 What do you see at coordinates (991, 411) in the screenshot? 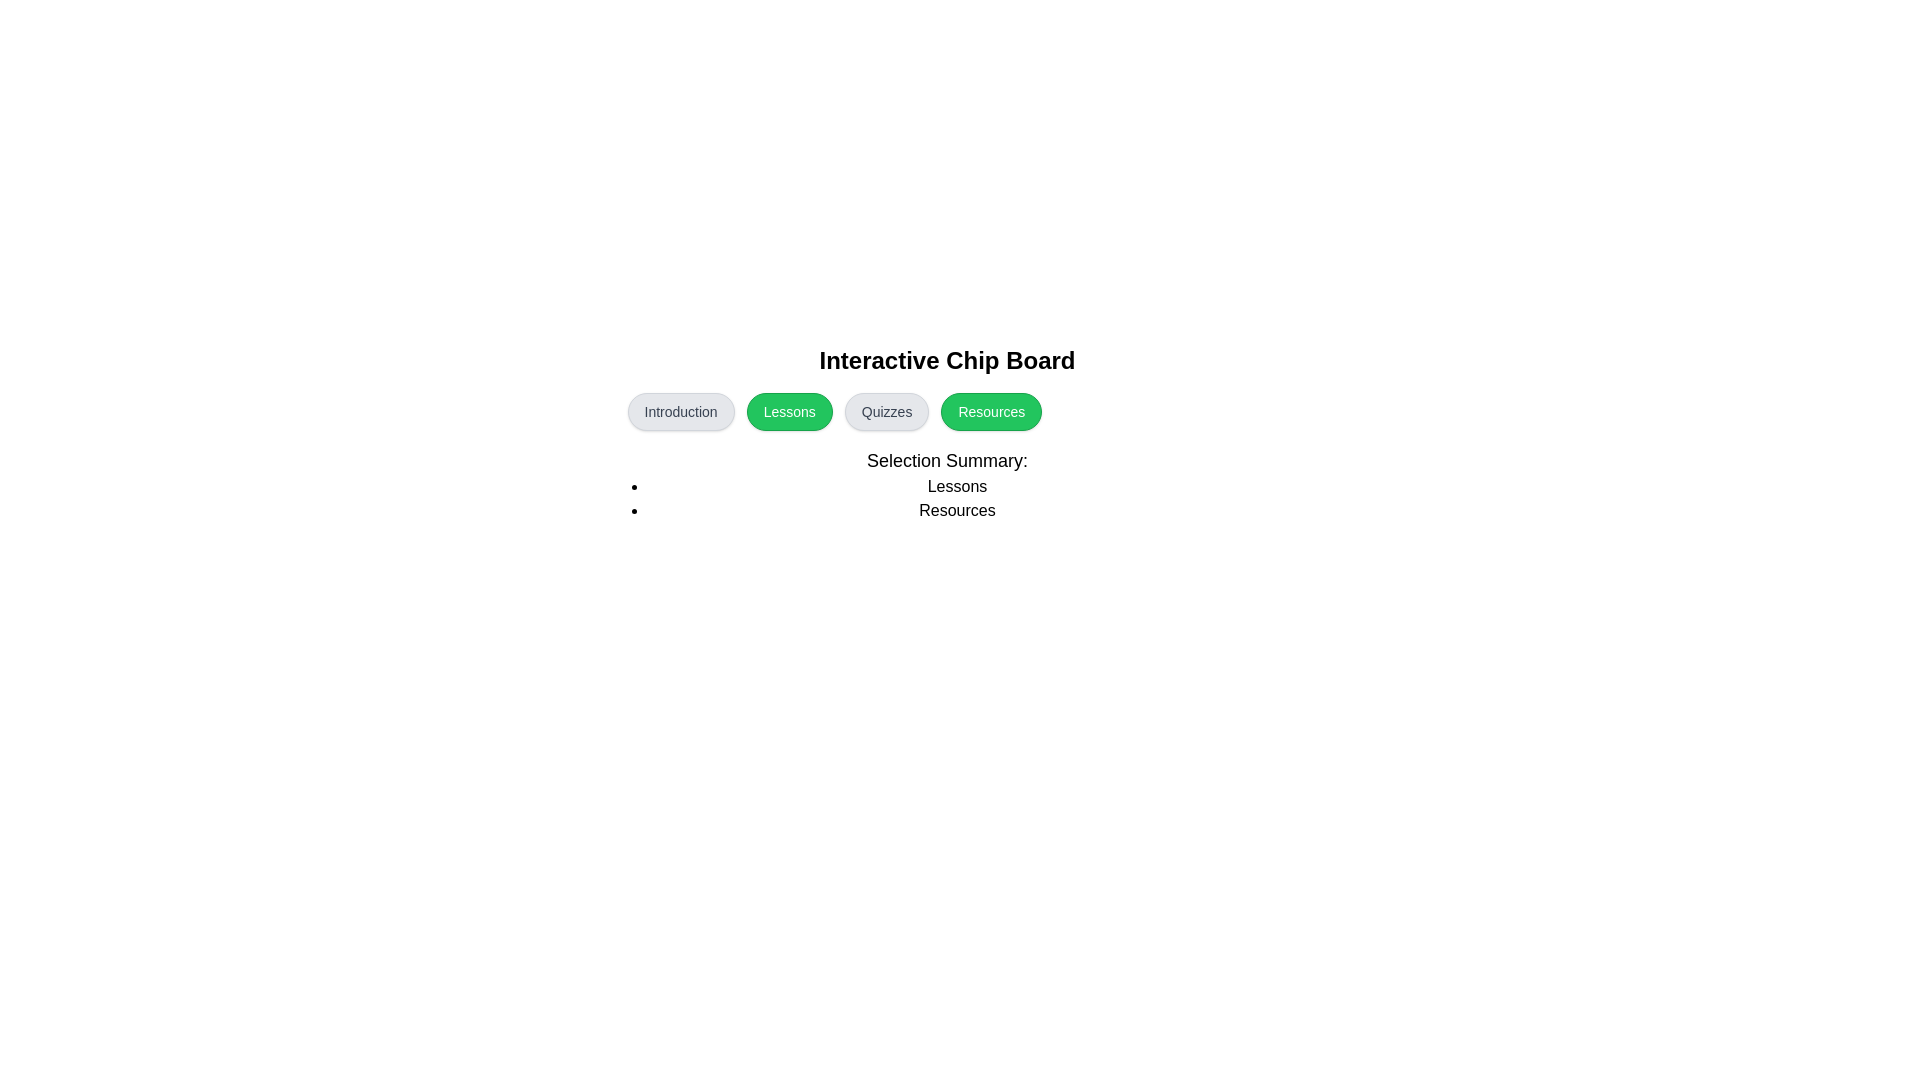
I see `the 'Resources' button, which is a rectangular button with rounded edges, solid green background, and white text` at bounding box center [991, 411].